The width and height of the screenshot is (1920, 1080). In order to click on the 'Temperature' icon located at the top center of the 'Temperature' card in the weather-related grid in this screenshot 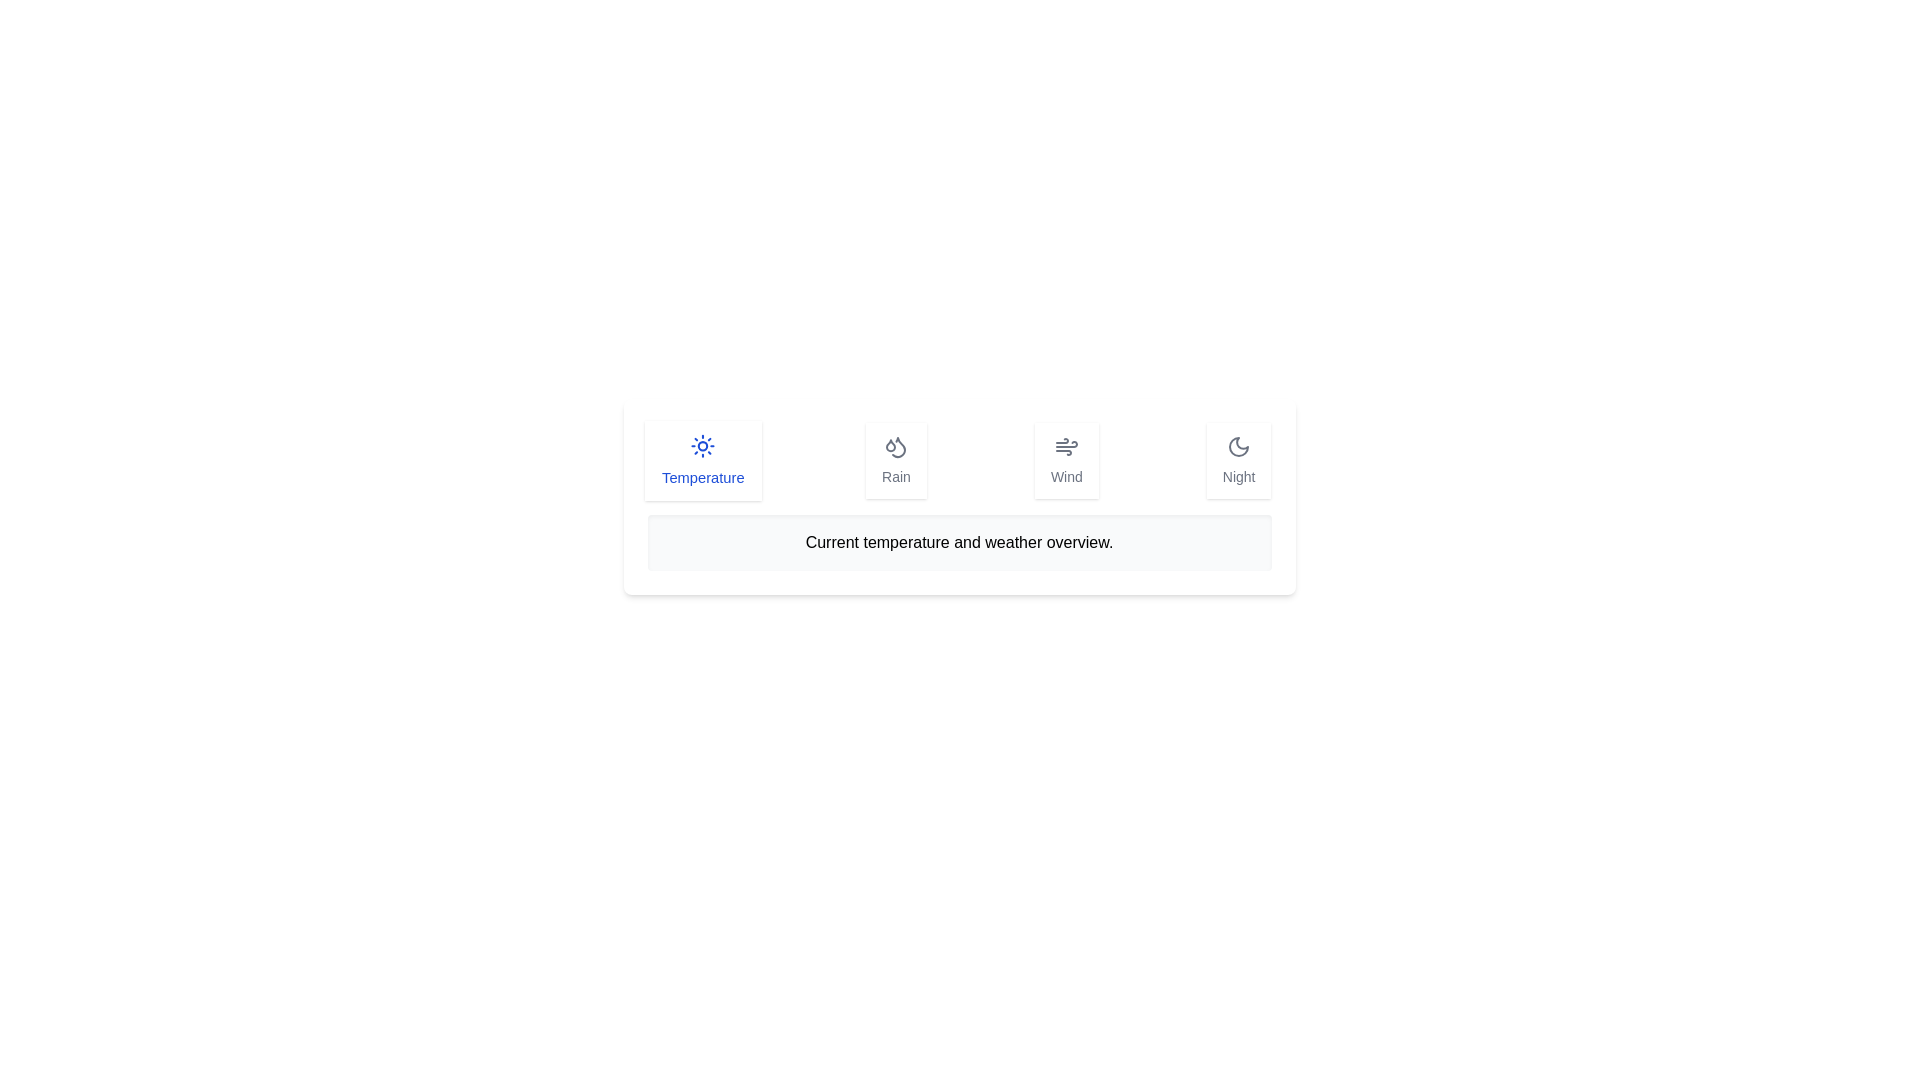, I will do `click(702, 445)`.